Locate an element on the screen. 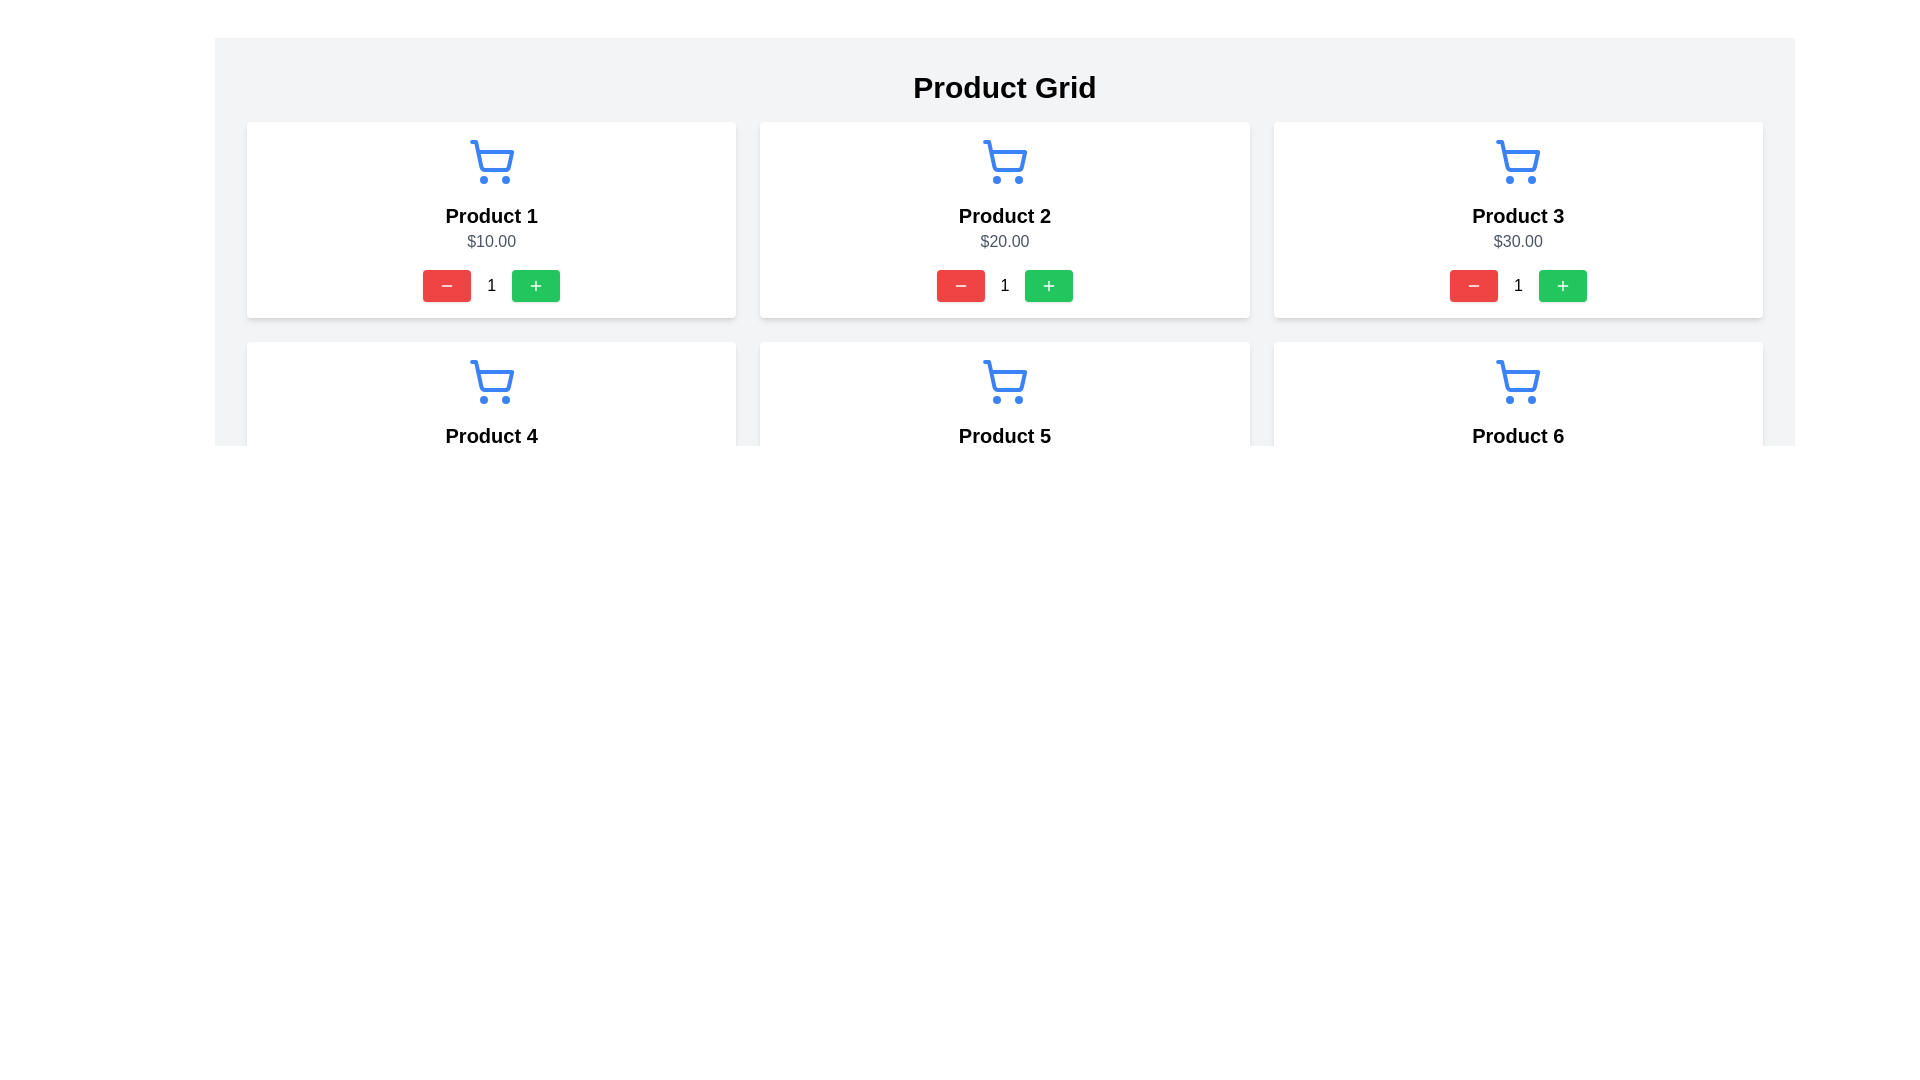 The image size is (1920, 1080). the decorative graphical component of the shopping cart icon for 'Product 1', which visually conveys the add-to-cart functionality, located centrally within the icon is located at coordinates (491, 155).